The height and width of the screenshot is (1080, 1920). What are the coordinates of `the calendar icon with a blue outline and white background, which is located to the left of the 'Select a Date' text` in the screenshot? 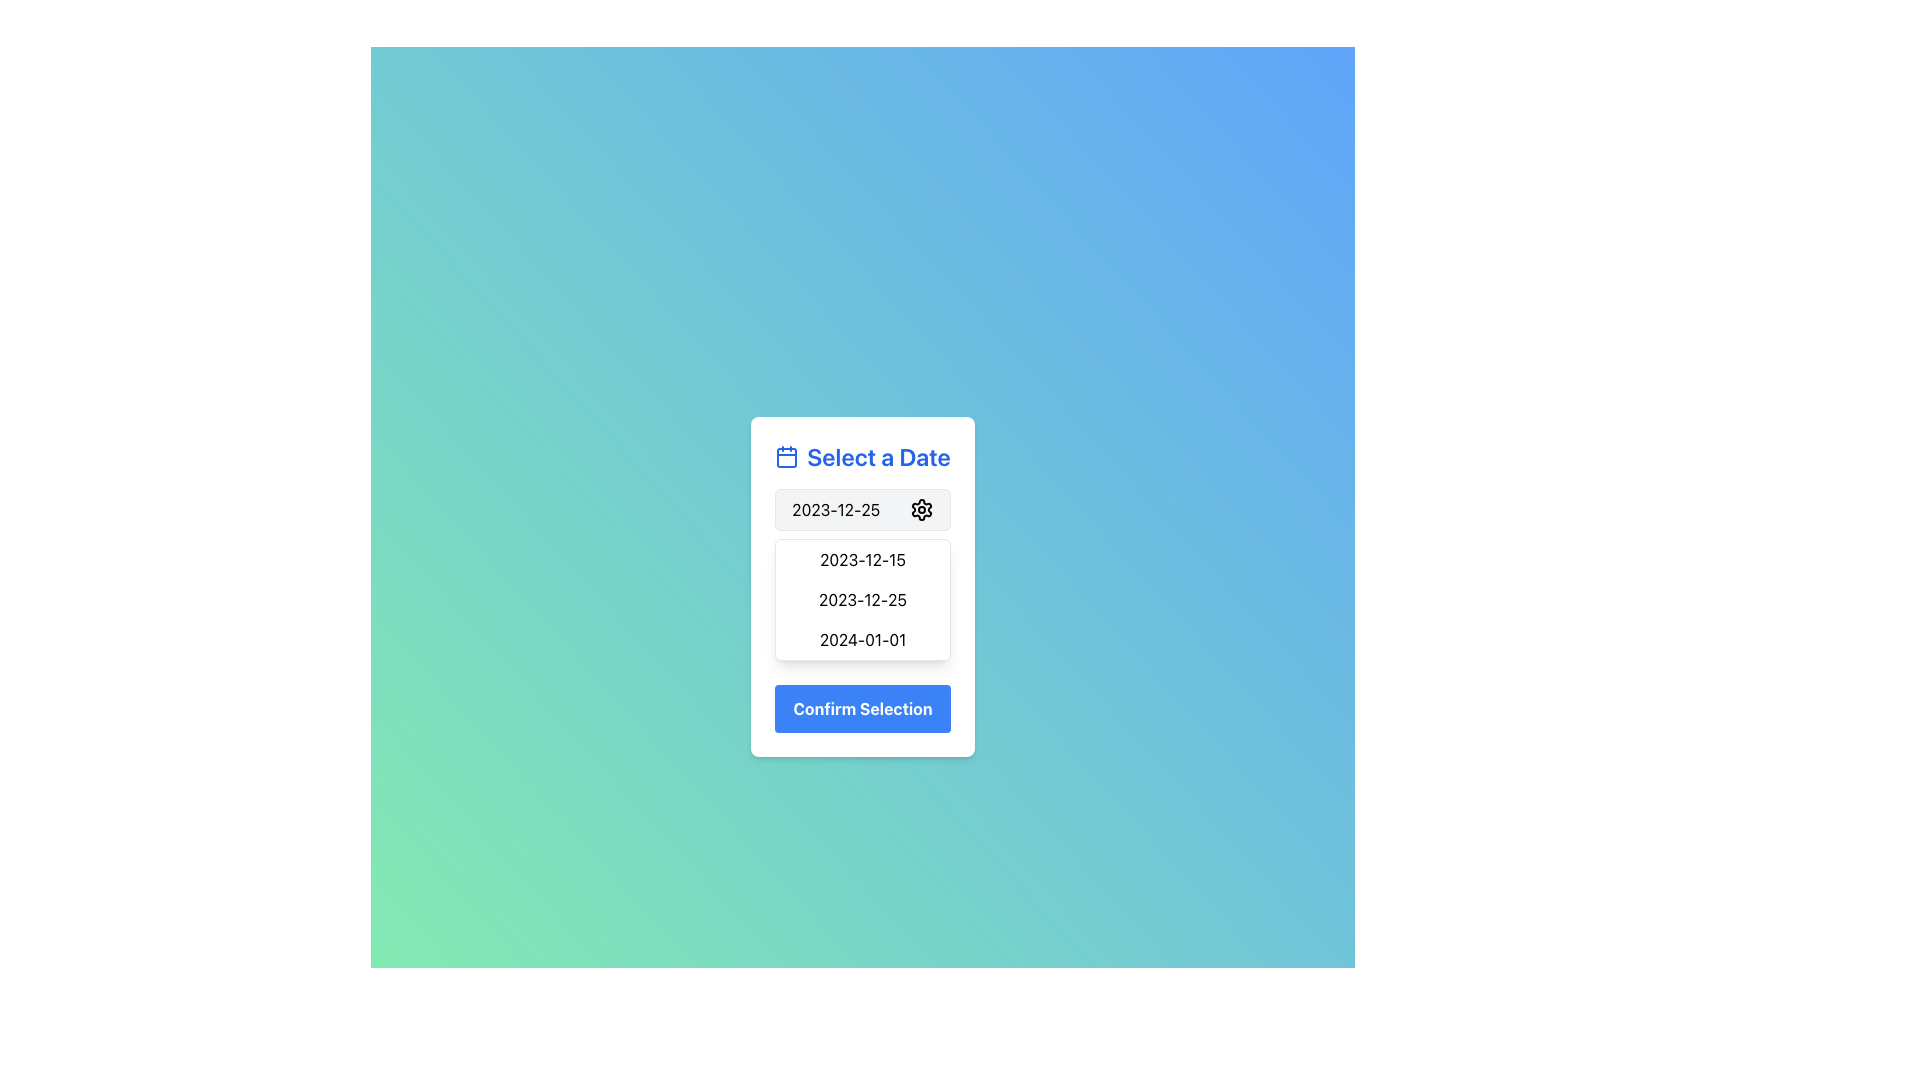 It's located at (786, 456).